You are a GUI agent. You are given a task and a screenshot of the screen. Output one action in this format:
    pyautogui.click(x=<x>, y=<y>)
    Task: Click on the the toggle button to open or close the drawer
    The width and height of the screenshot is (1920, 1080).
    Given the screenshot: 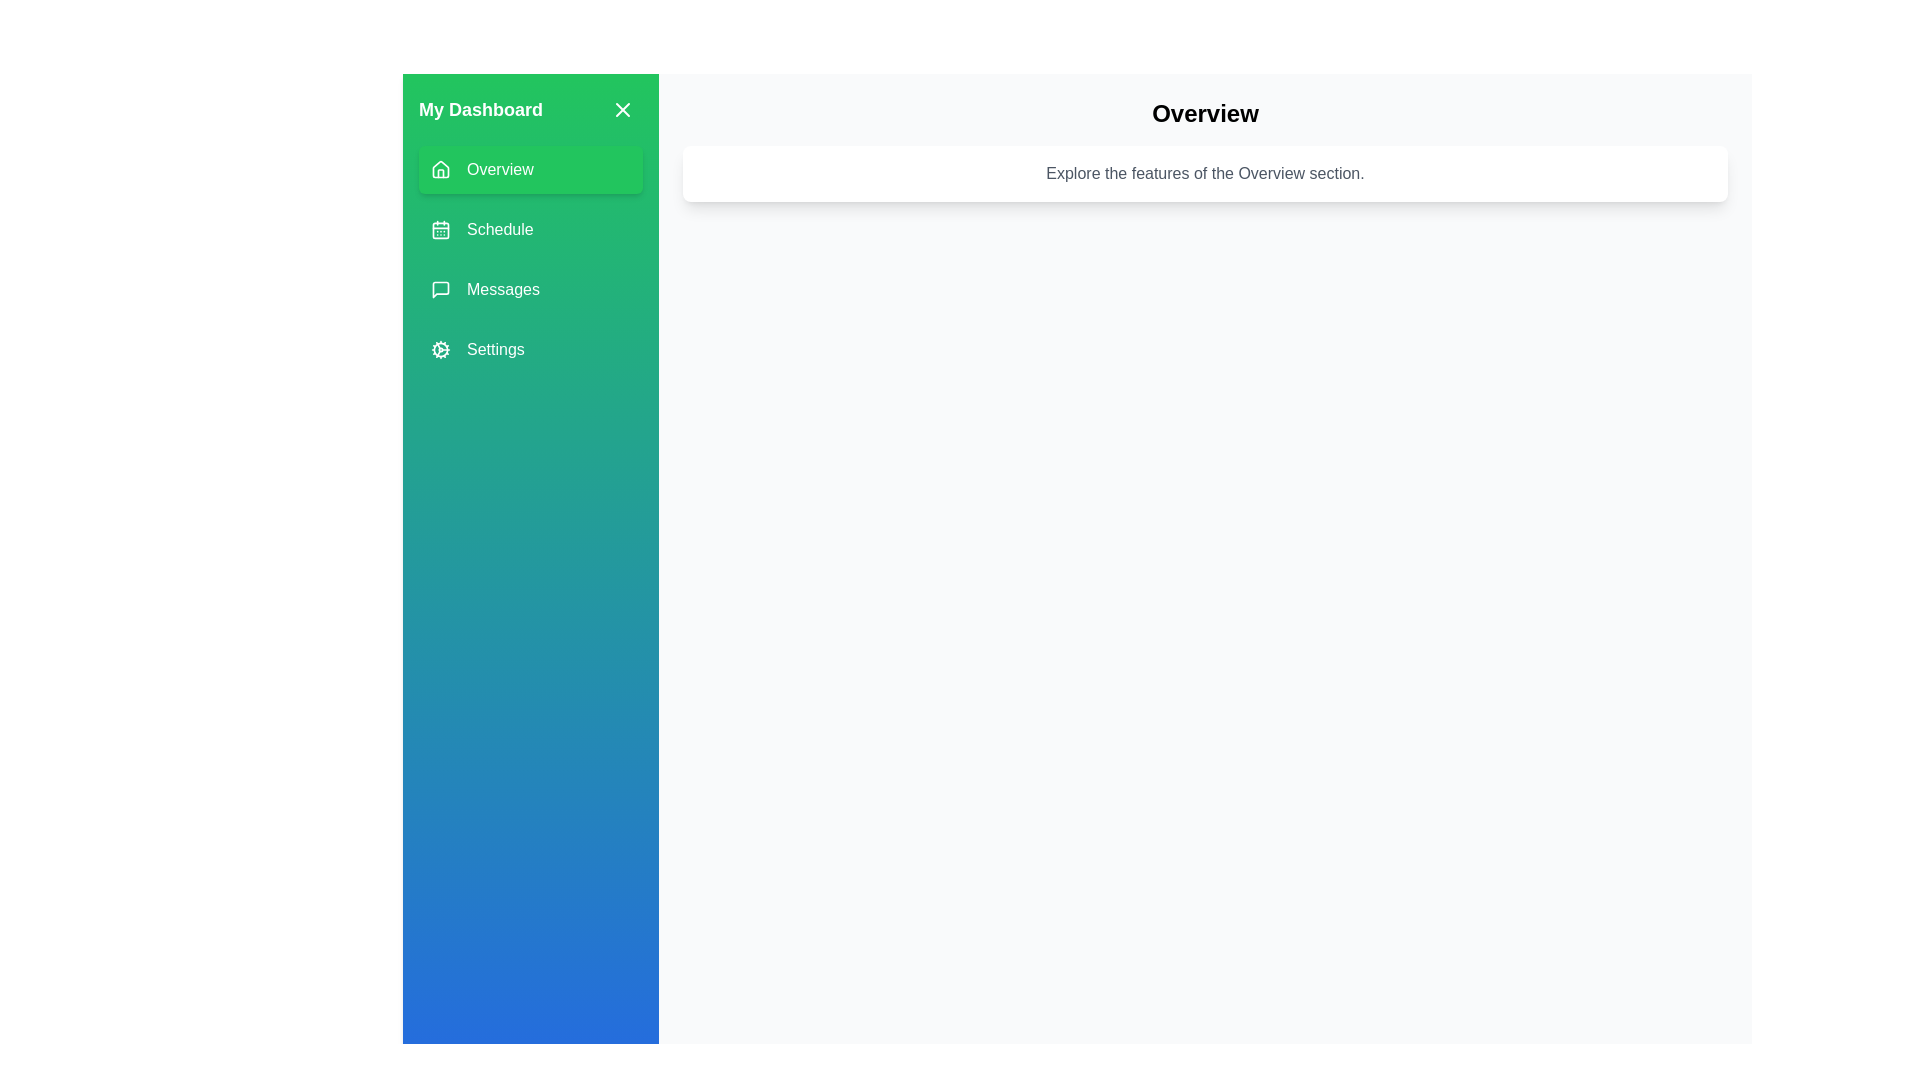 What is the action you would take?
    pyautogui.click(x=622, y=110)
    